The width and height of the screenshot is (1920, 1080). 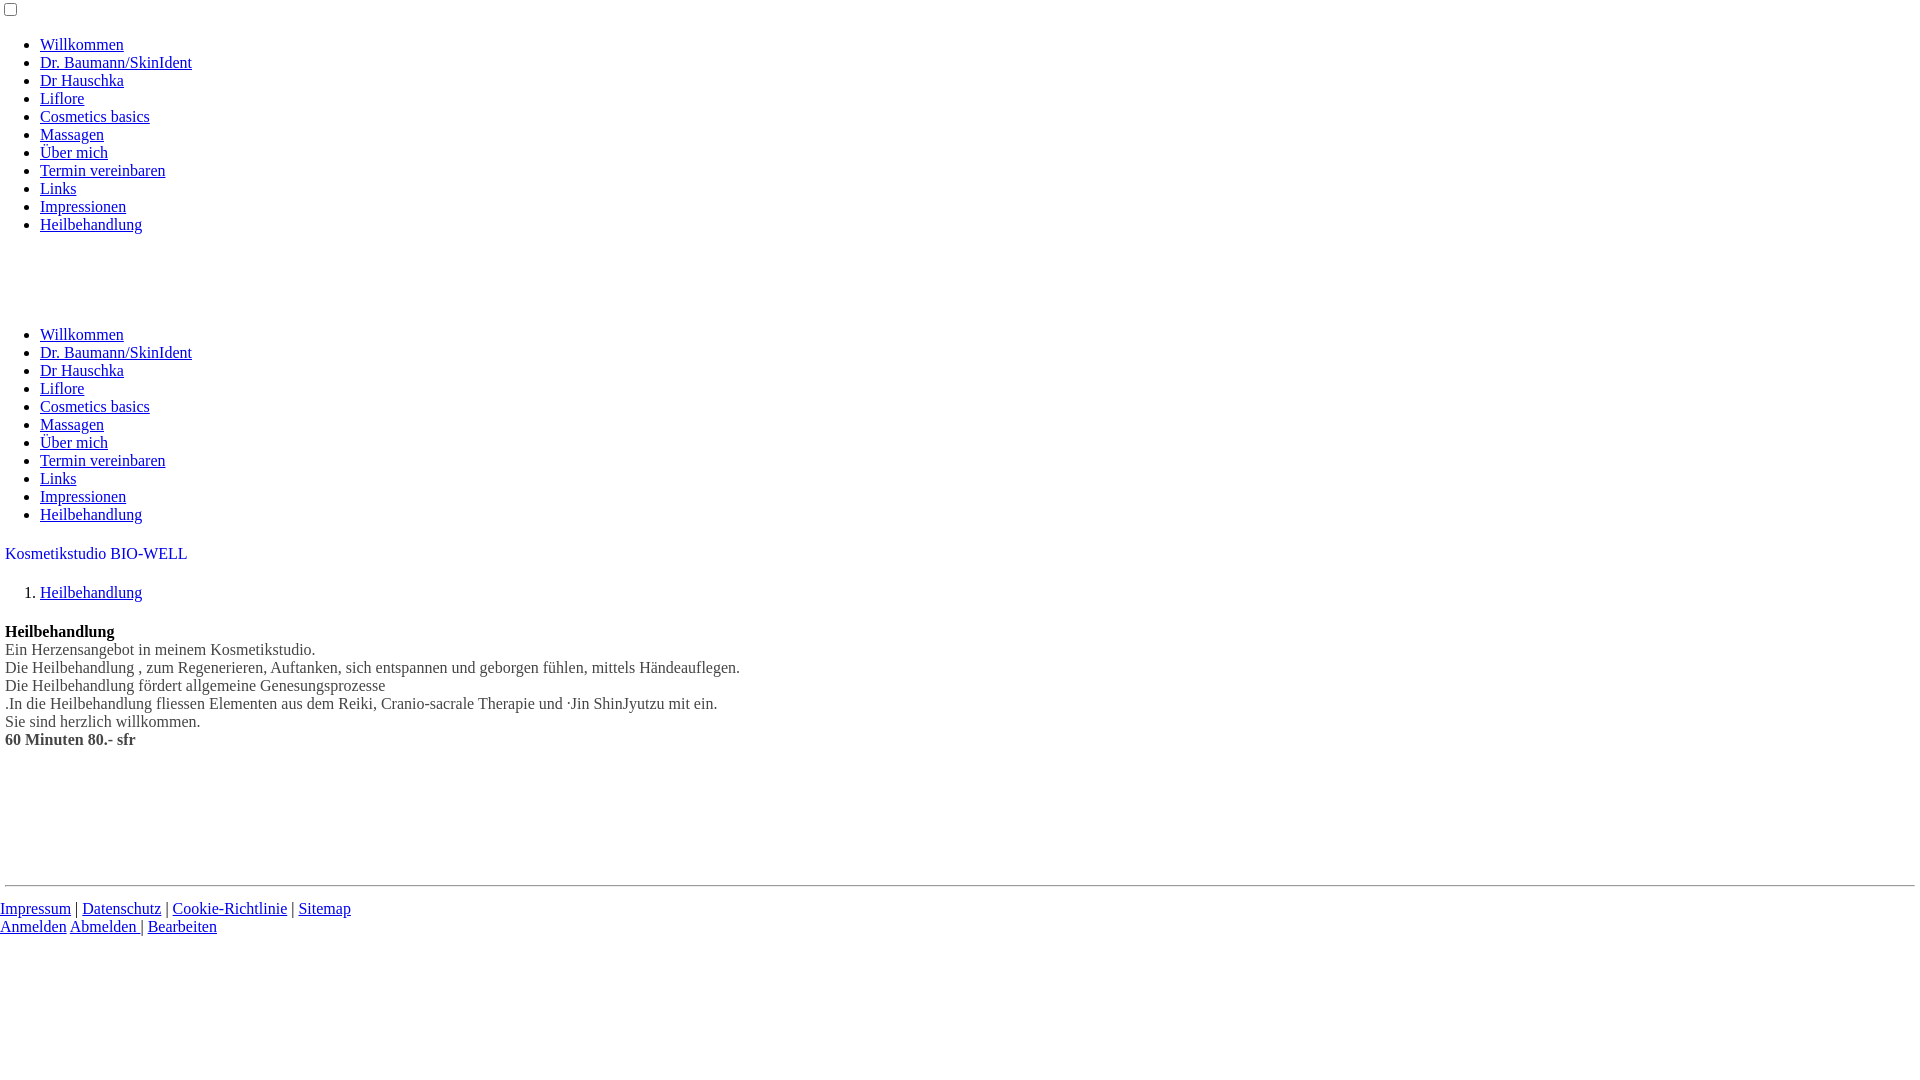 What do you see at coordinates (81, 495) in the screenshot?
I see `'Impressionen'` at bounding box center [81, 495].